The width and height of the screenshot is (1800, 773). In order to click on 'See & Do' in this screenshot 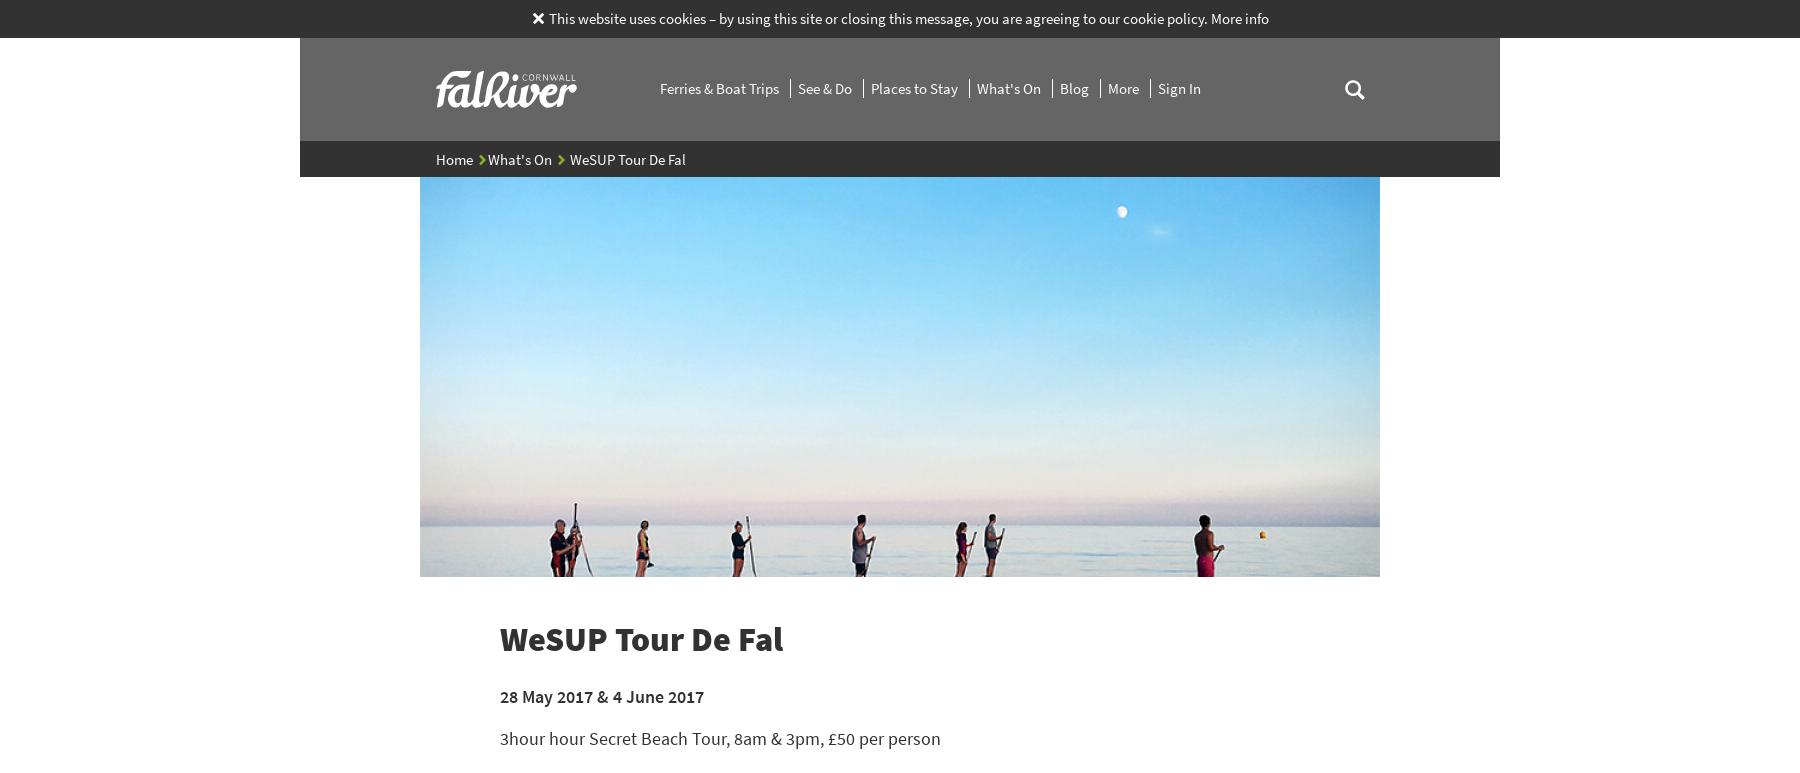, I will do `click(826, 87)`.